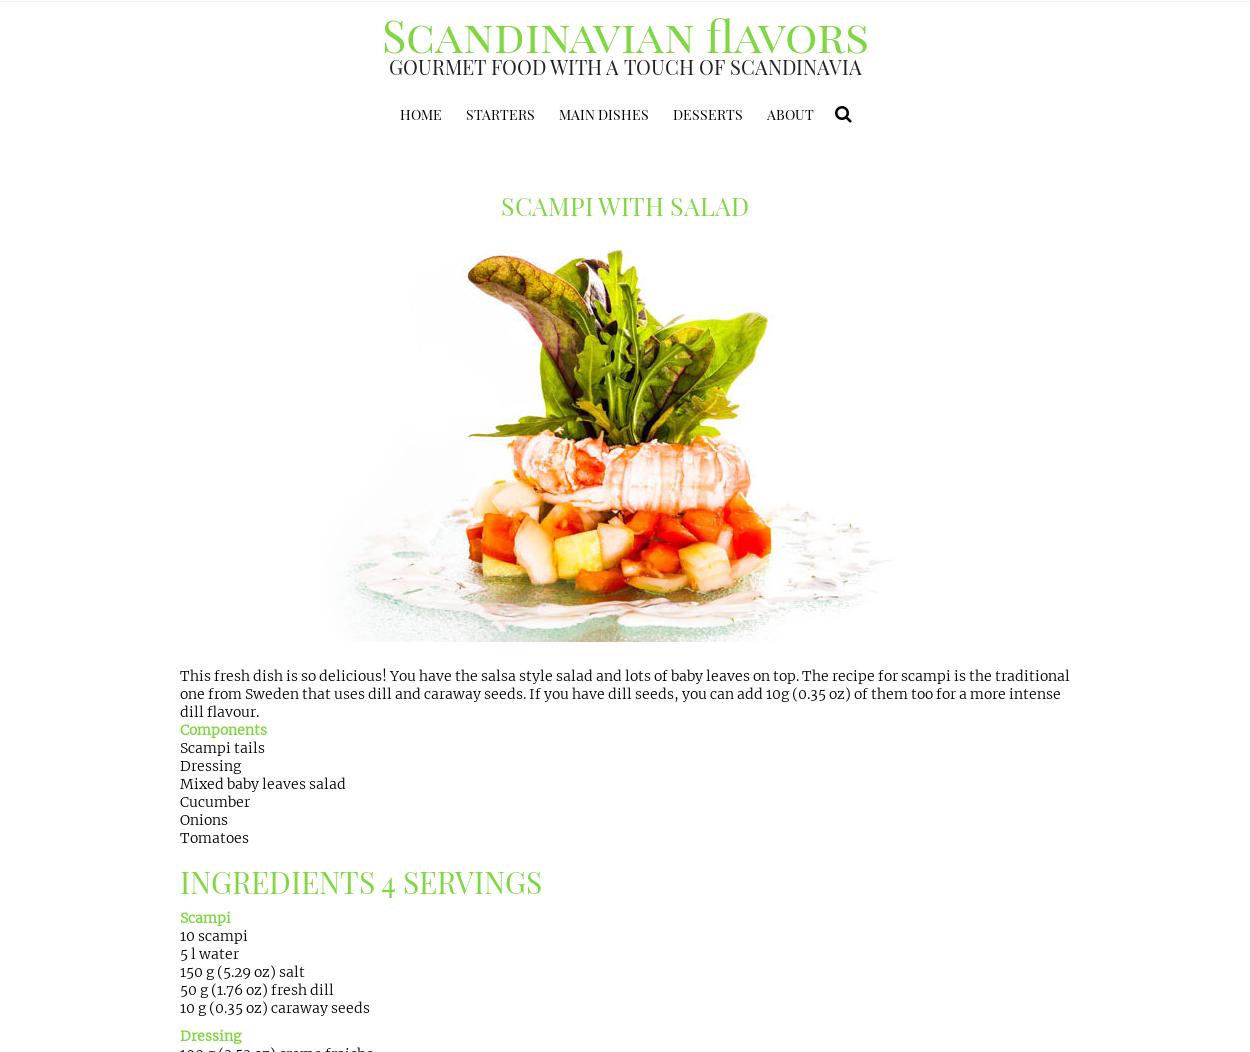  What do you see at coordinates (221, 746) in the screenshot?
I see `'Scampi tails'` at bounding box center [221, 746].